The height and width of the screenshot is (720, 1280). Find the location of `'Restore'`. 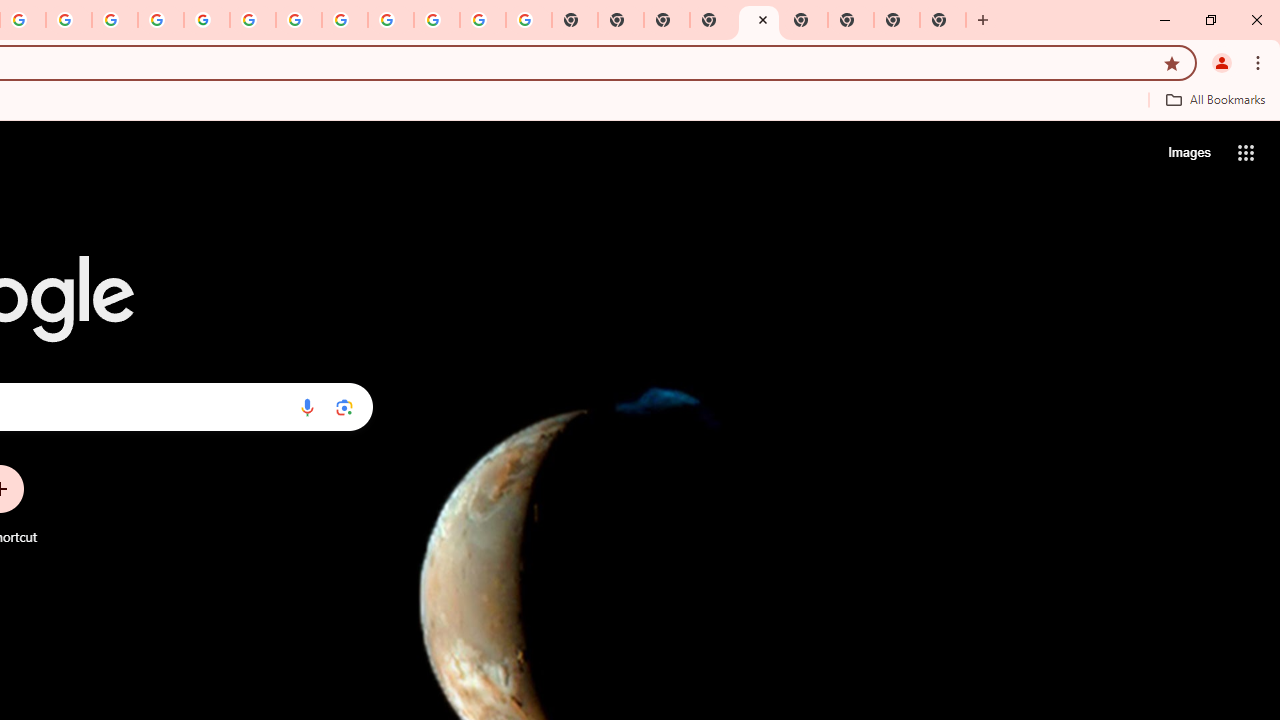

'Restore' is located at coordinates (1209, 20).